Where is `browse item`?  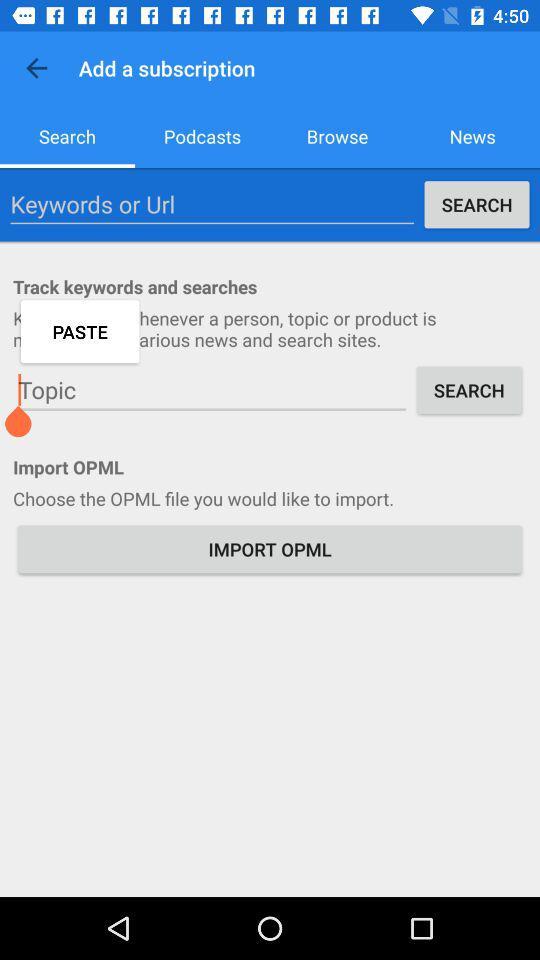 browse item is located at coordinates (337, 135).